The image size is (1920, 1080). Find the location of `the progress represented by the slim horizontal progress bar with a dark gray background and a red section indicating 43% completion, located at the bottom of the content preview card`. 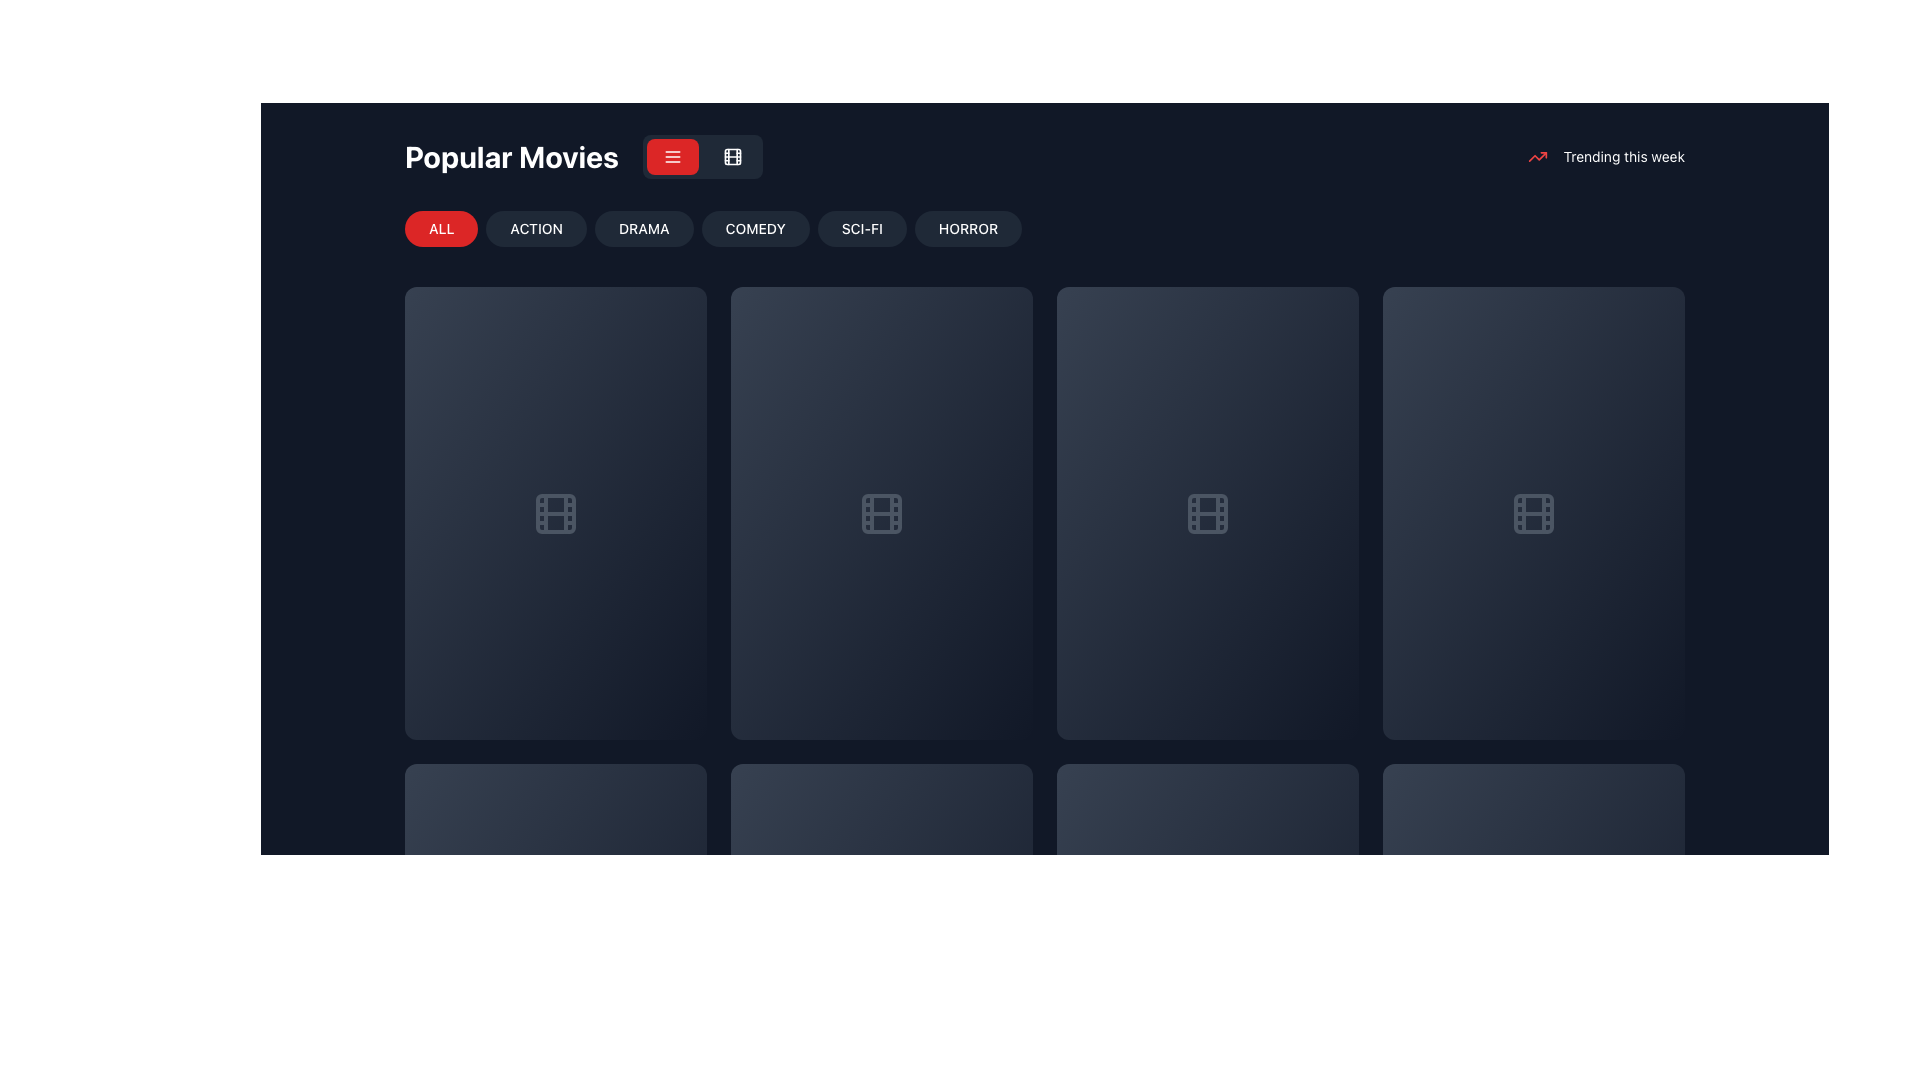

the progress represented by the slim horizontal progress bar with a dark gray background and a red section indicating 43% completion, located at the bottom of the content preview card is located at coordinates (556, 721).